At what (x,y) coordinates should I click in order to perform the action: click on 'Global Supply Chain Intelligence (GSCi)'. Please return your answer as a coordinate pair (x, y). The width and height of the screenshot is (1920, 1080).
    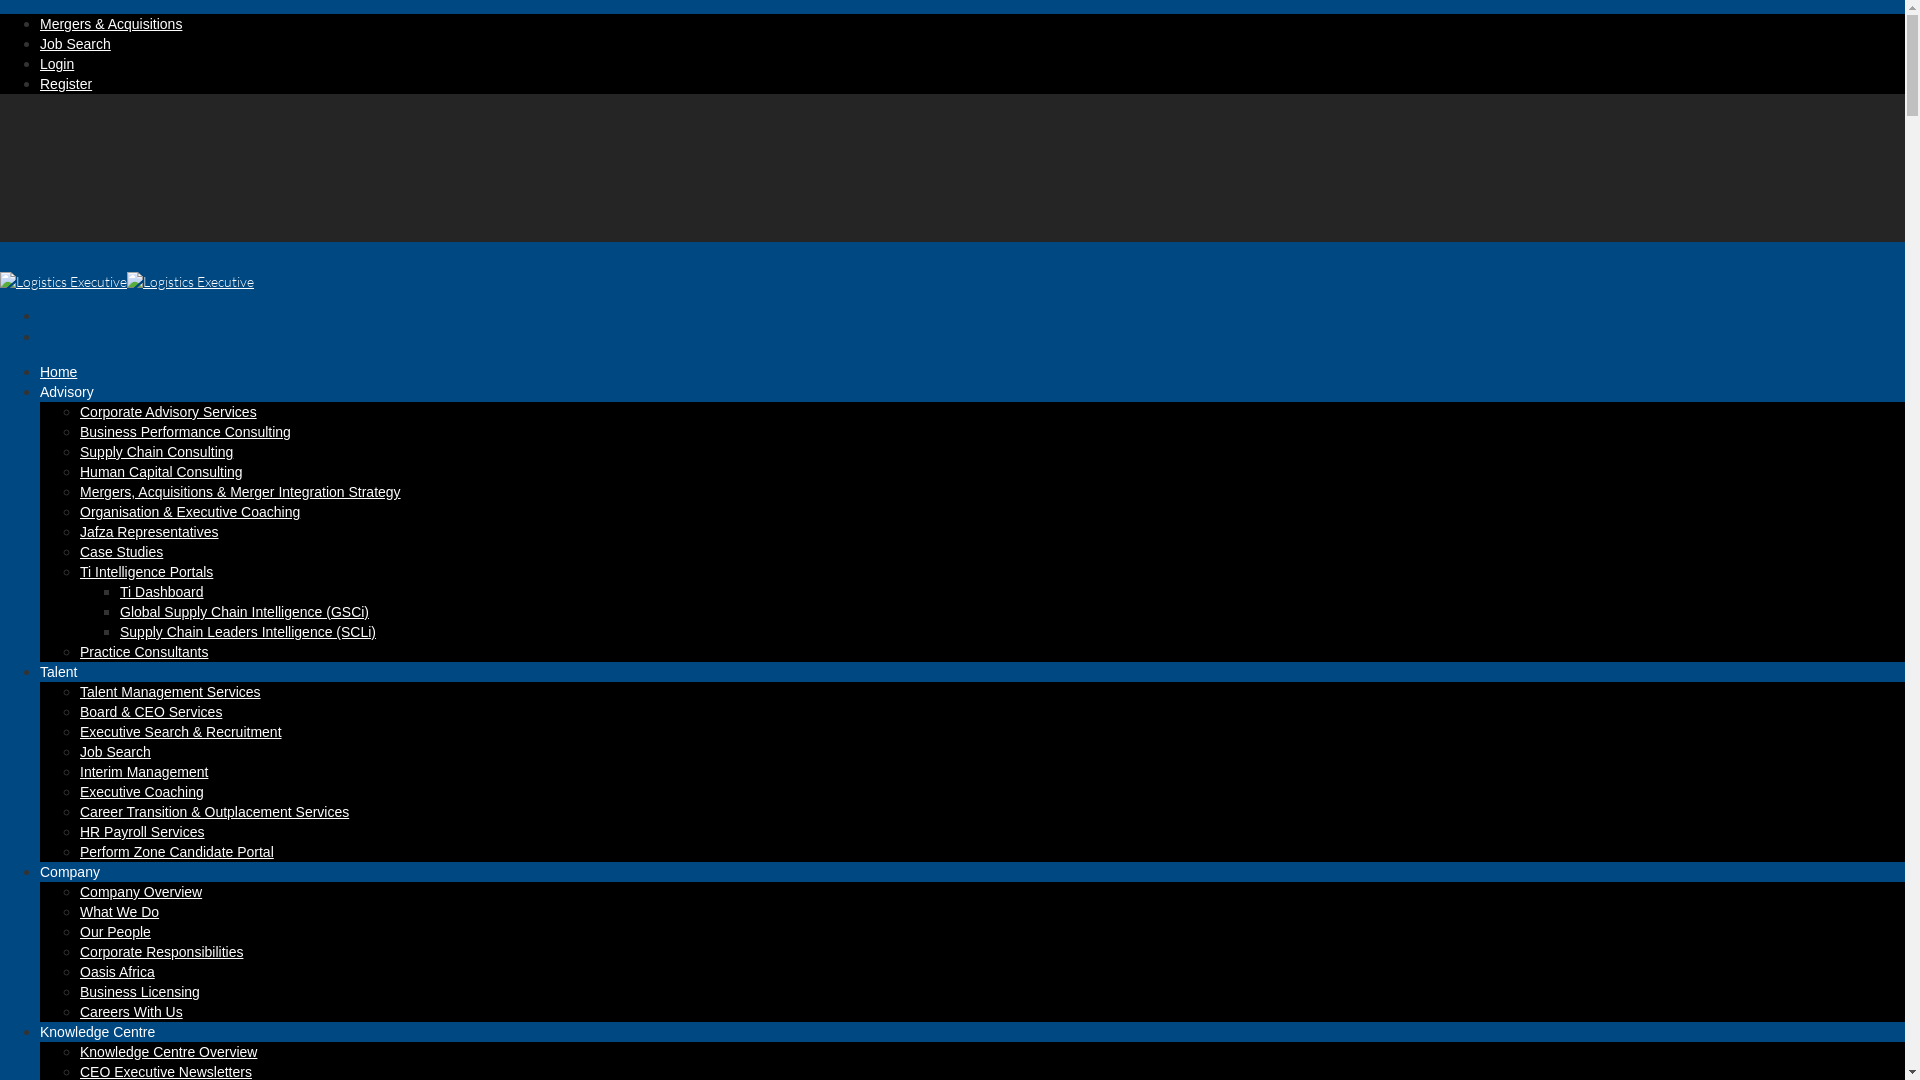
    Looking at the image, I should click on (243, 611).